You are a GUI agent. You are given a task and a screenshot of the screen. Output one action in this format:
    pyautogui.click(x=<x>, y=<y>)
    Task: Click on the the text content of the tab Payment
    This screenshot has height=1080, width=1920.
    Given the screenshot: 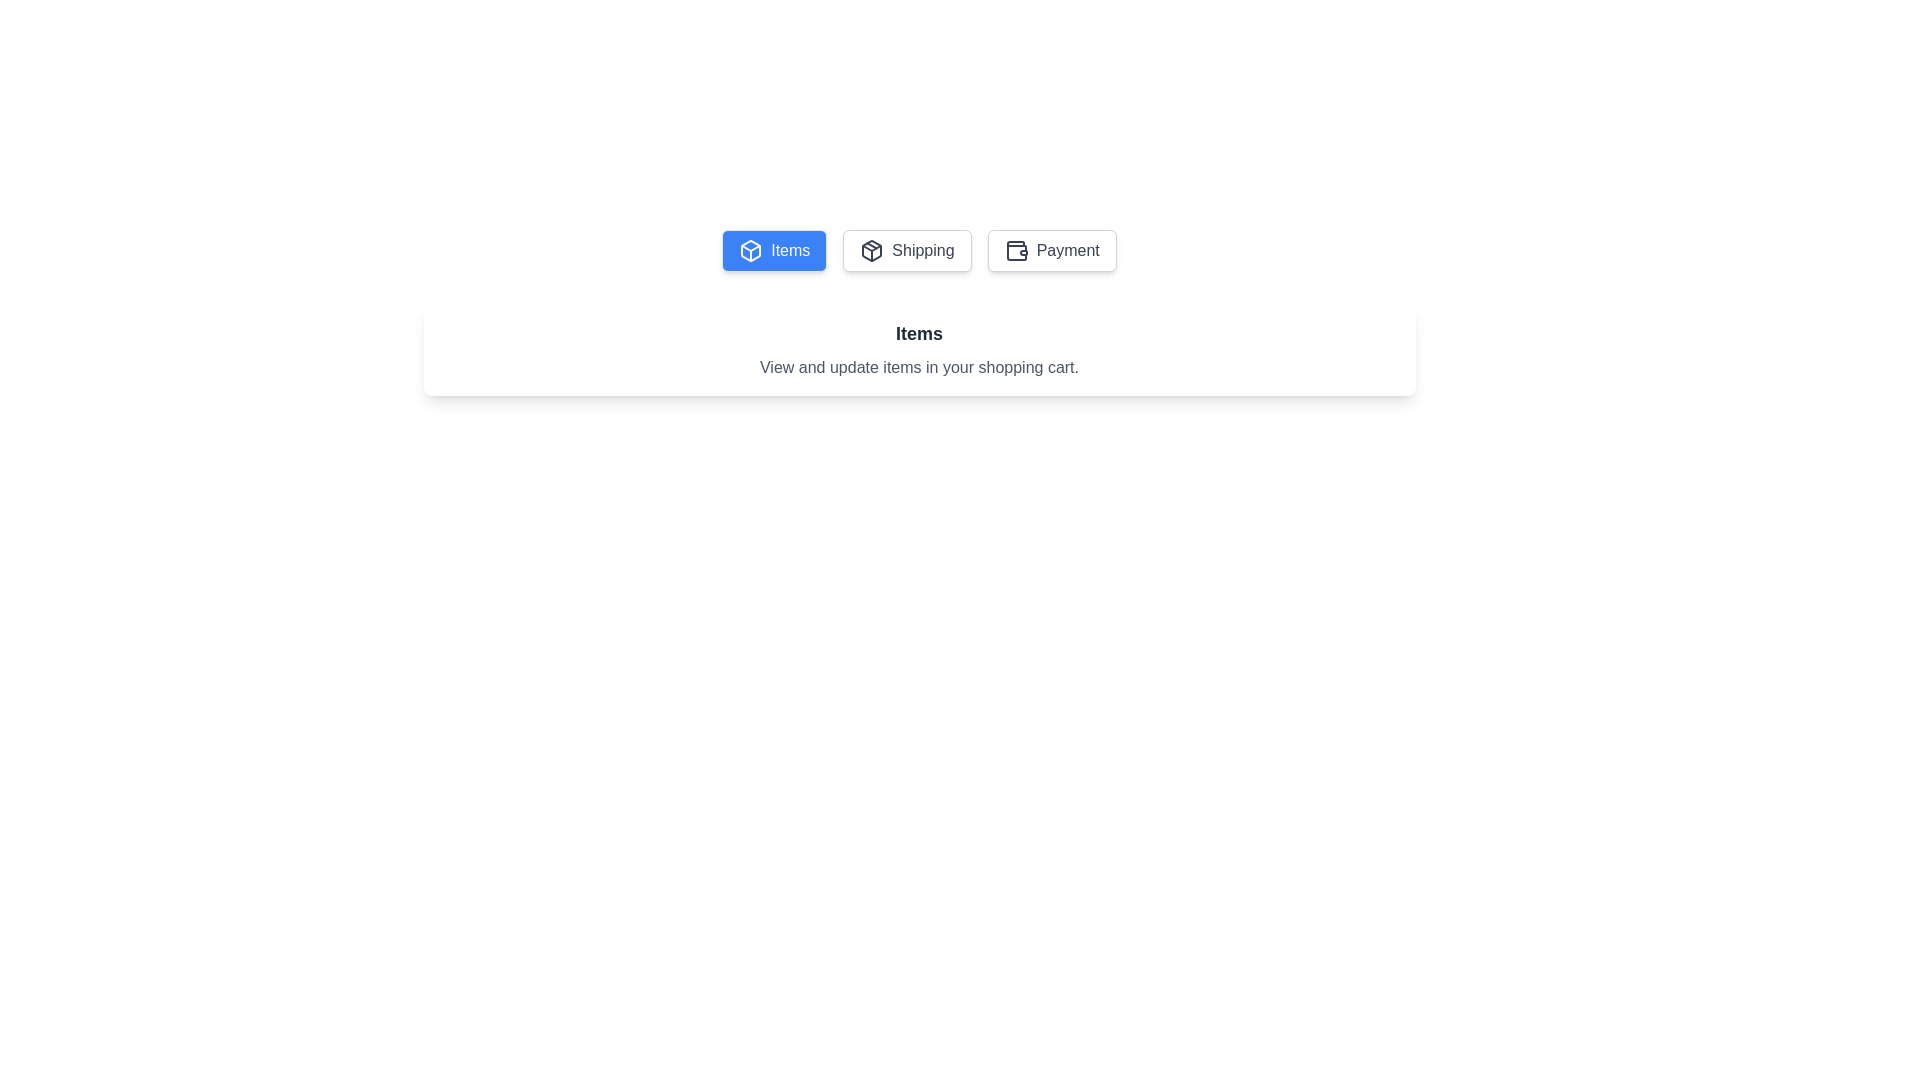 What is the action you would take?
    pyautogui.click(x=1051, y=249)
    